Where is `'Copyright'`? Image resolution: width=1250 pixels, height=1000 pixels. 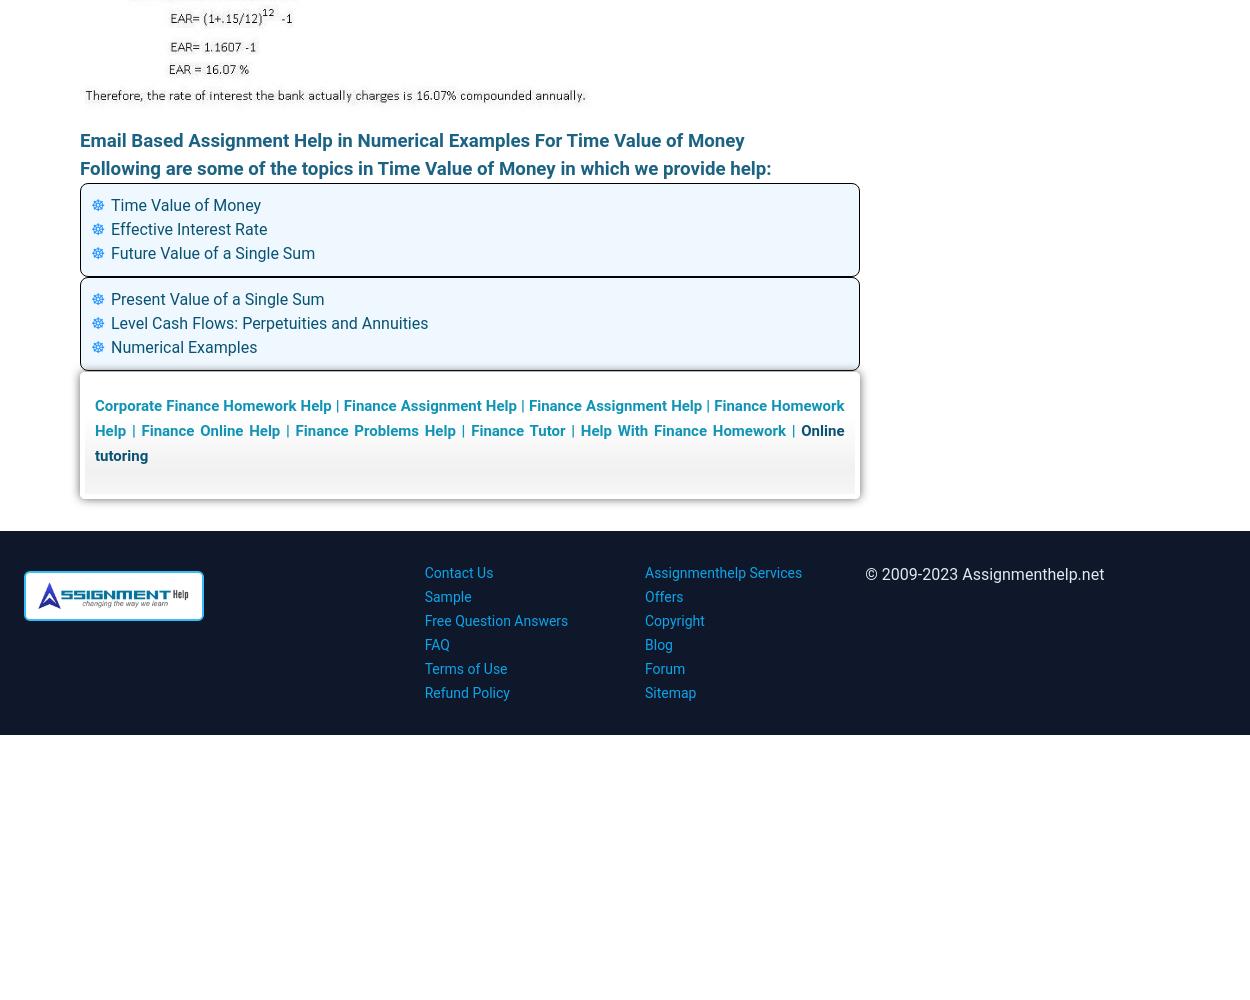 'Copyright' is located at coordinates (645, 620).